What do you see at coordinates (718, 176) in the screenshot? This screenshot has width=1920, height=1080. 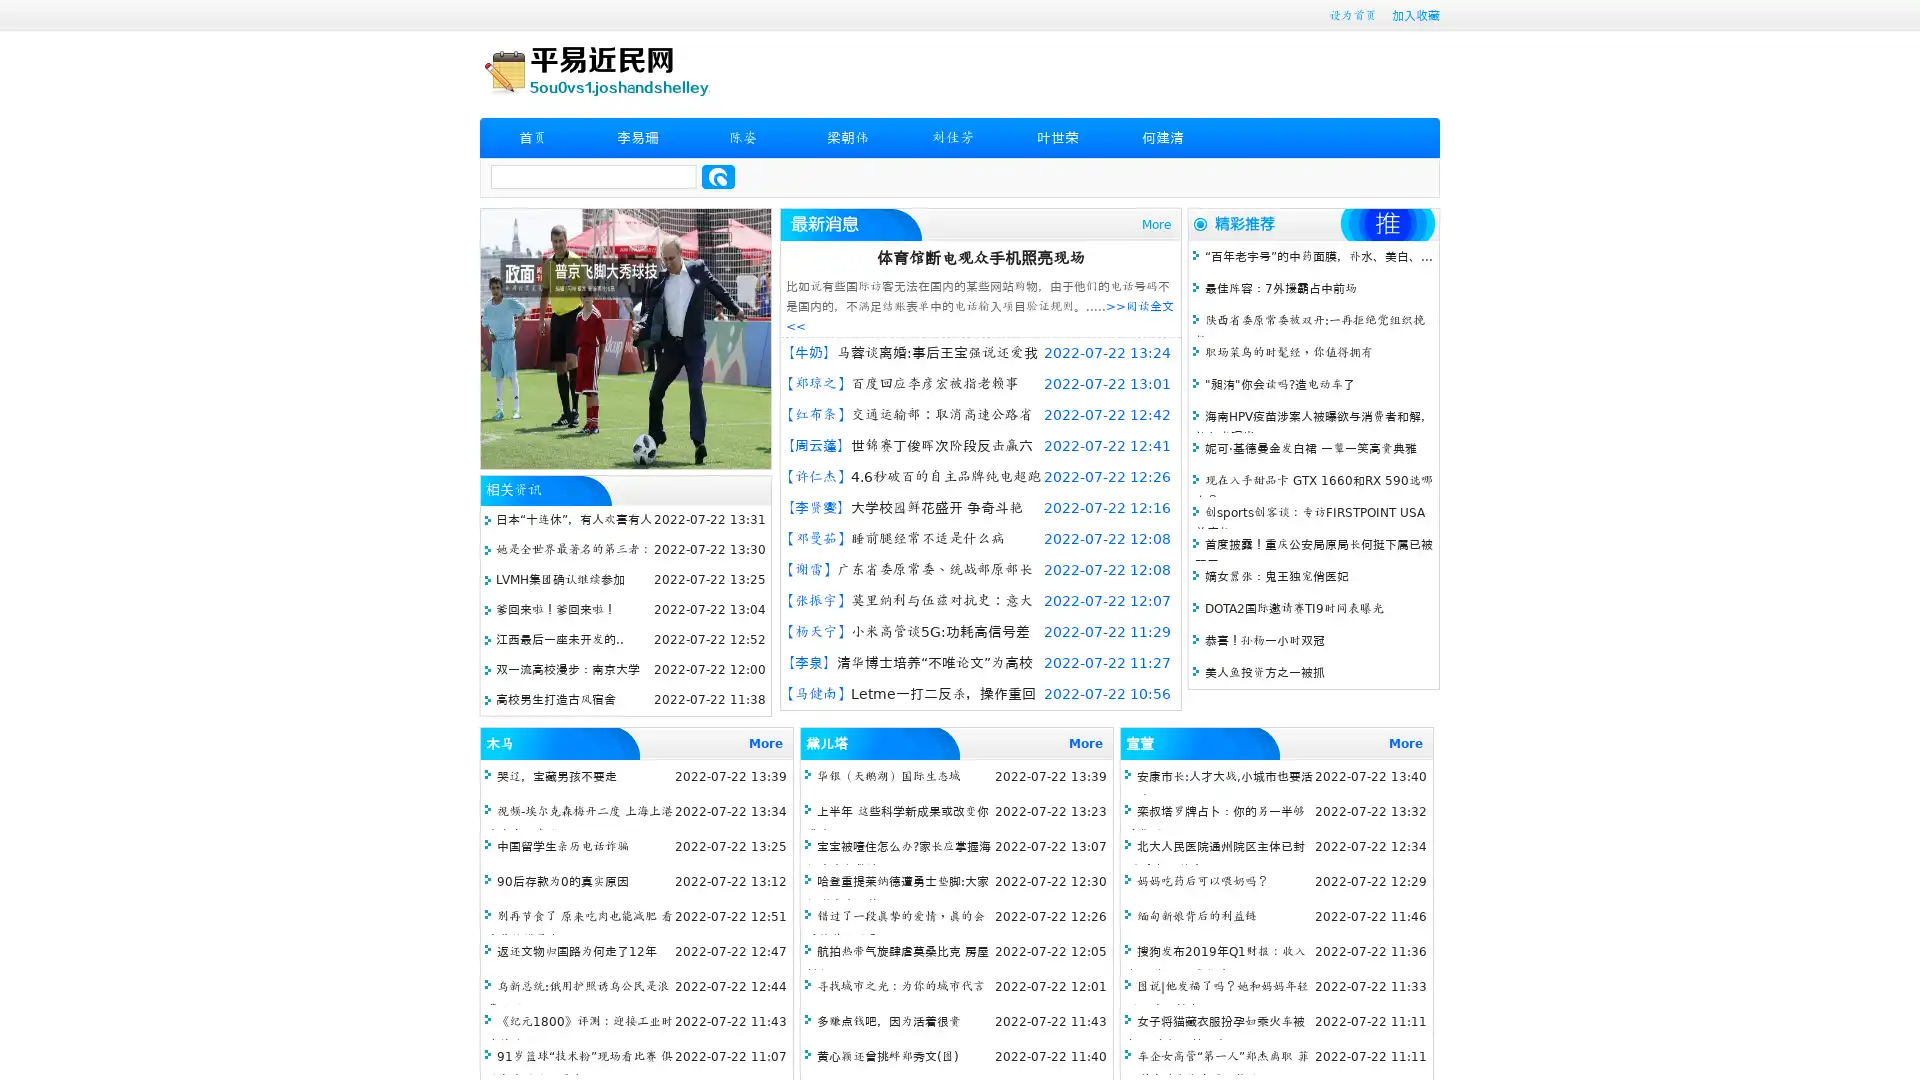 I see `Search` at bounding box center [718, 176].